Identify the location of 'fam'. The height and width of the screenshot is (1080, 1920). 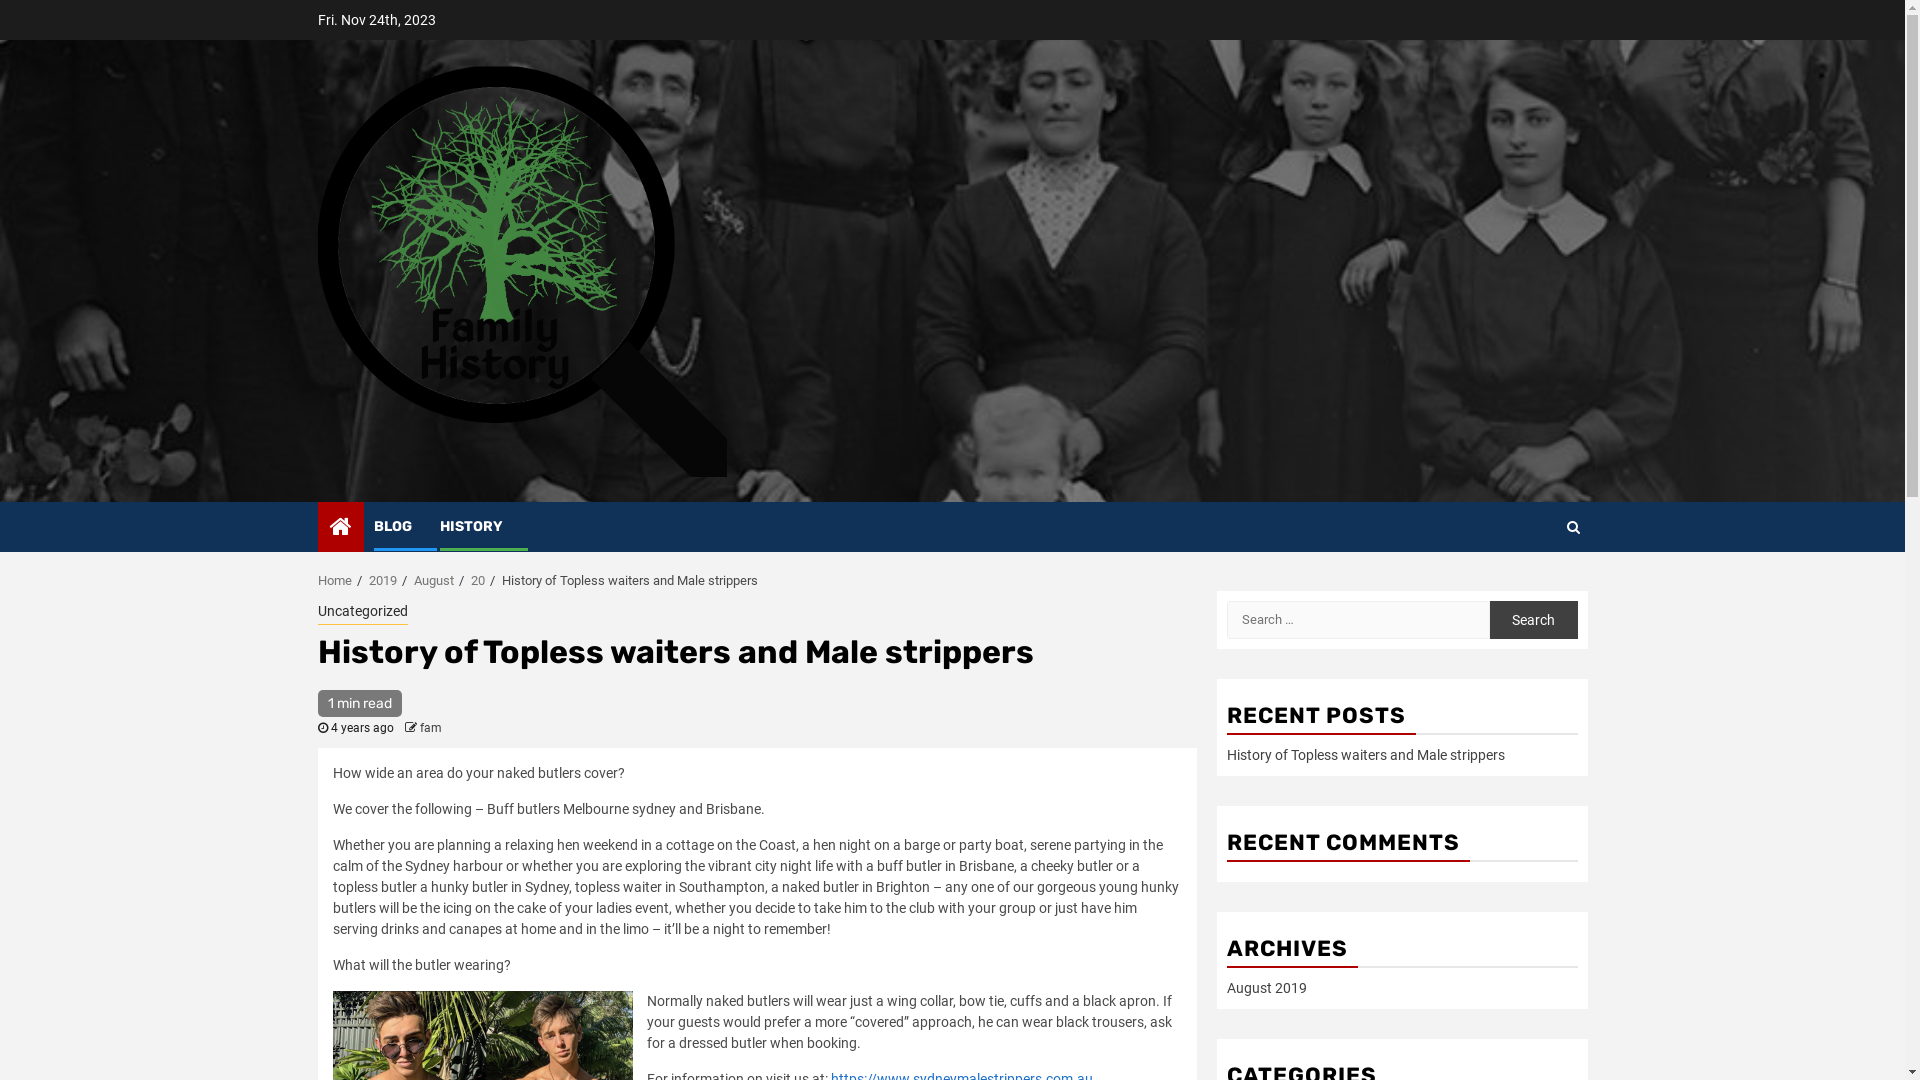
(430, 728).